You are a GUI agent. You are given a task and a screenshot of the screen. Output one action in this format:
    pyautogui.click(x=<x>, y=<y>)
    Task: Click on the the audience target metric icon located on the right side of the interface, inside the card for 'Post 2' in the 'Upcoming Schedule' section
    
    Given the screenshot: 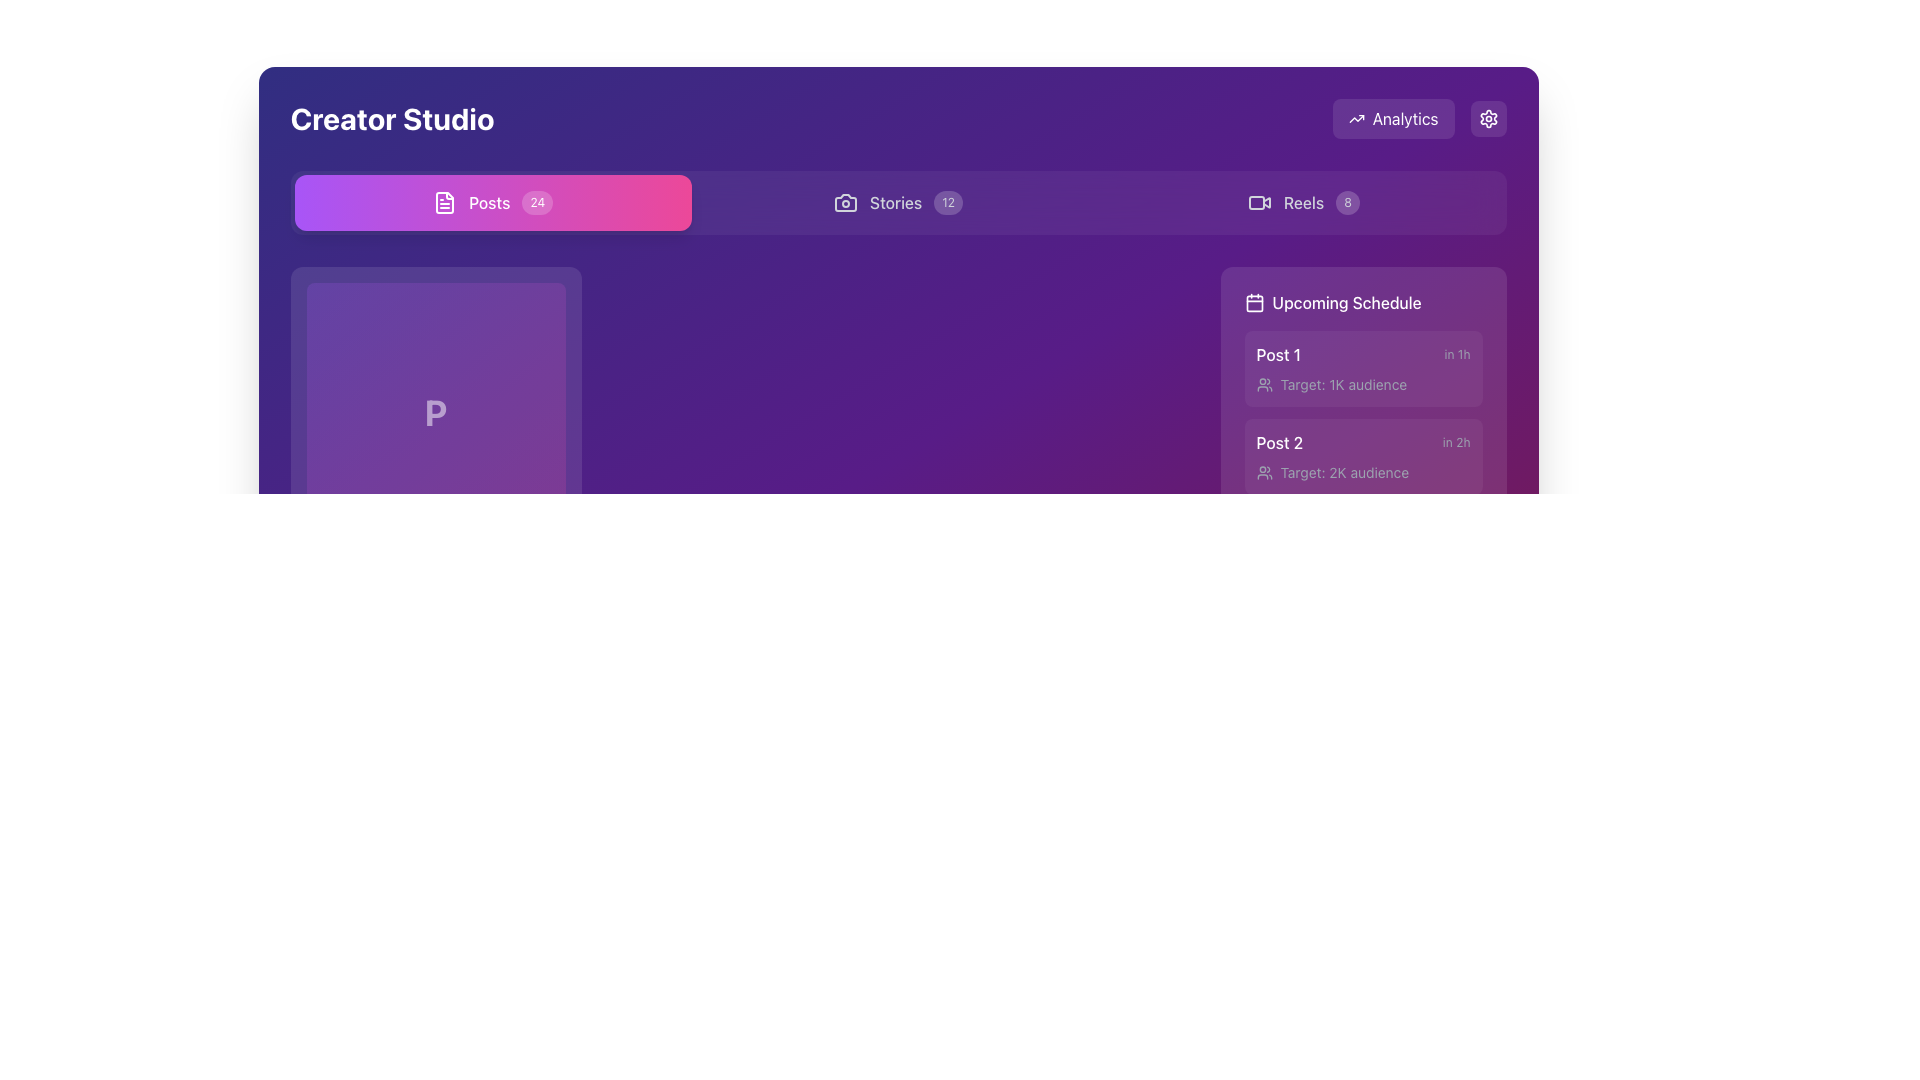 What is the action you would take?
    pyautogui.click(x=1263, y=473)
    